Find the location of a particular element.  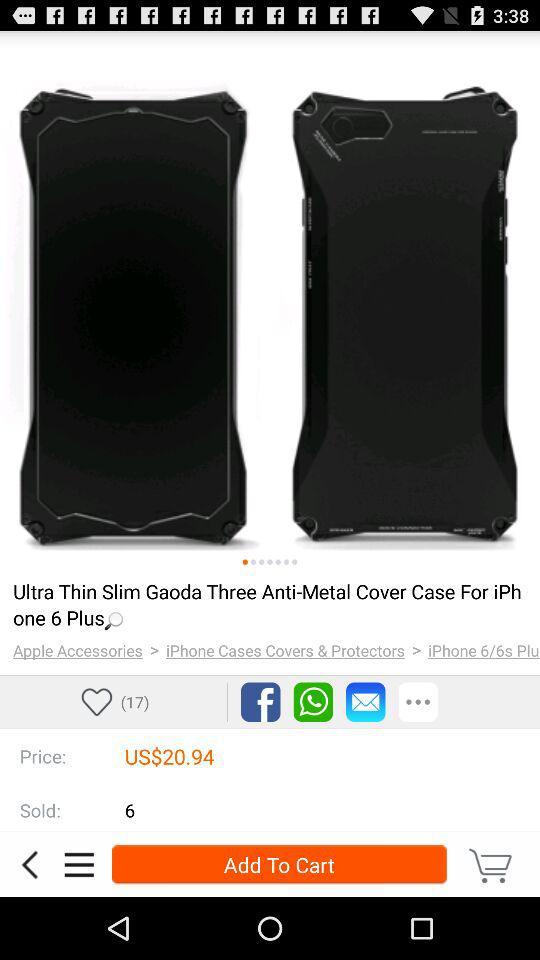

email us is located at coordinates (364, 702).